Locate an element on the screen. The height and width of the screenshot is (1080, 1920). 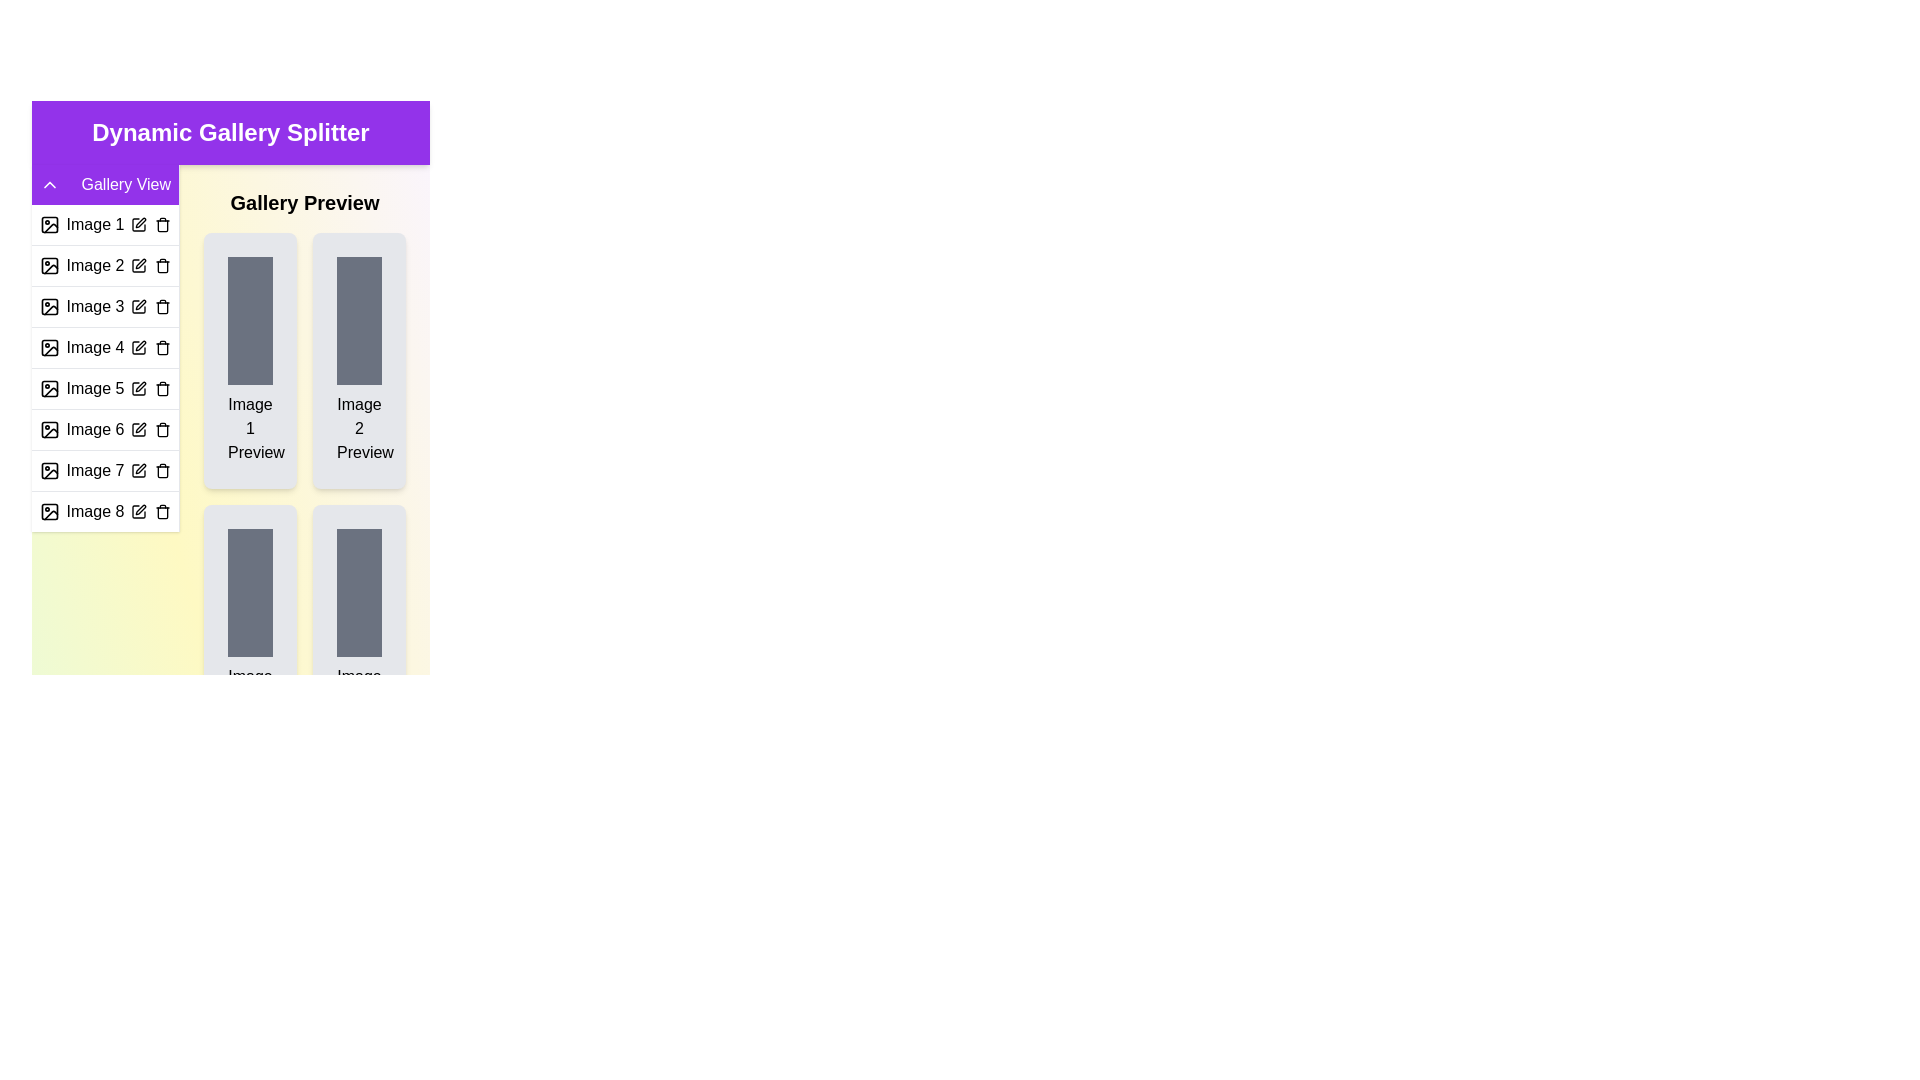
the image preview card for 'Image 1' located in the first row and first column of the 'Gallery Preview' section is located at coordinates (249, 361).